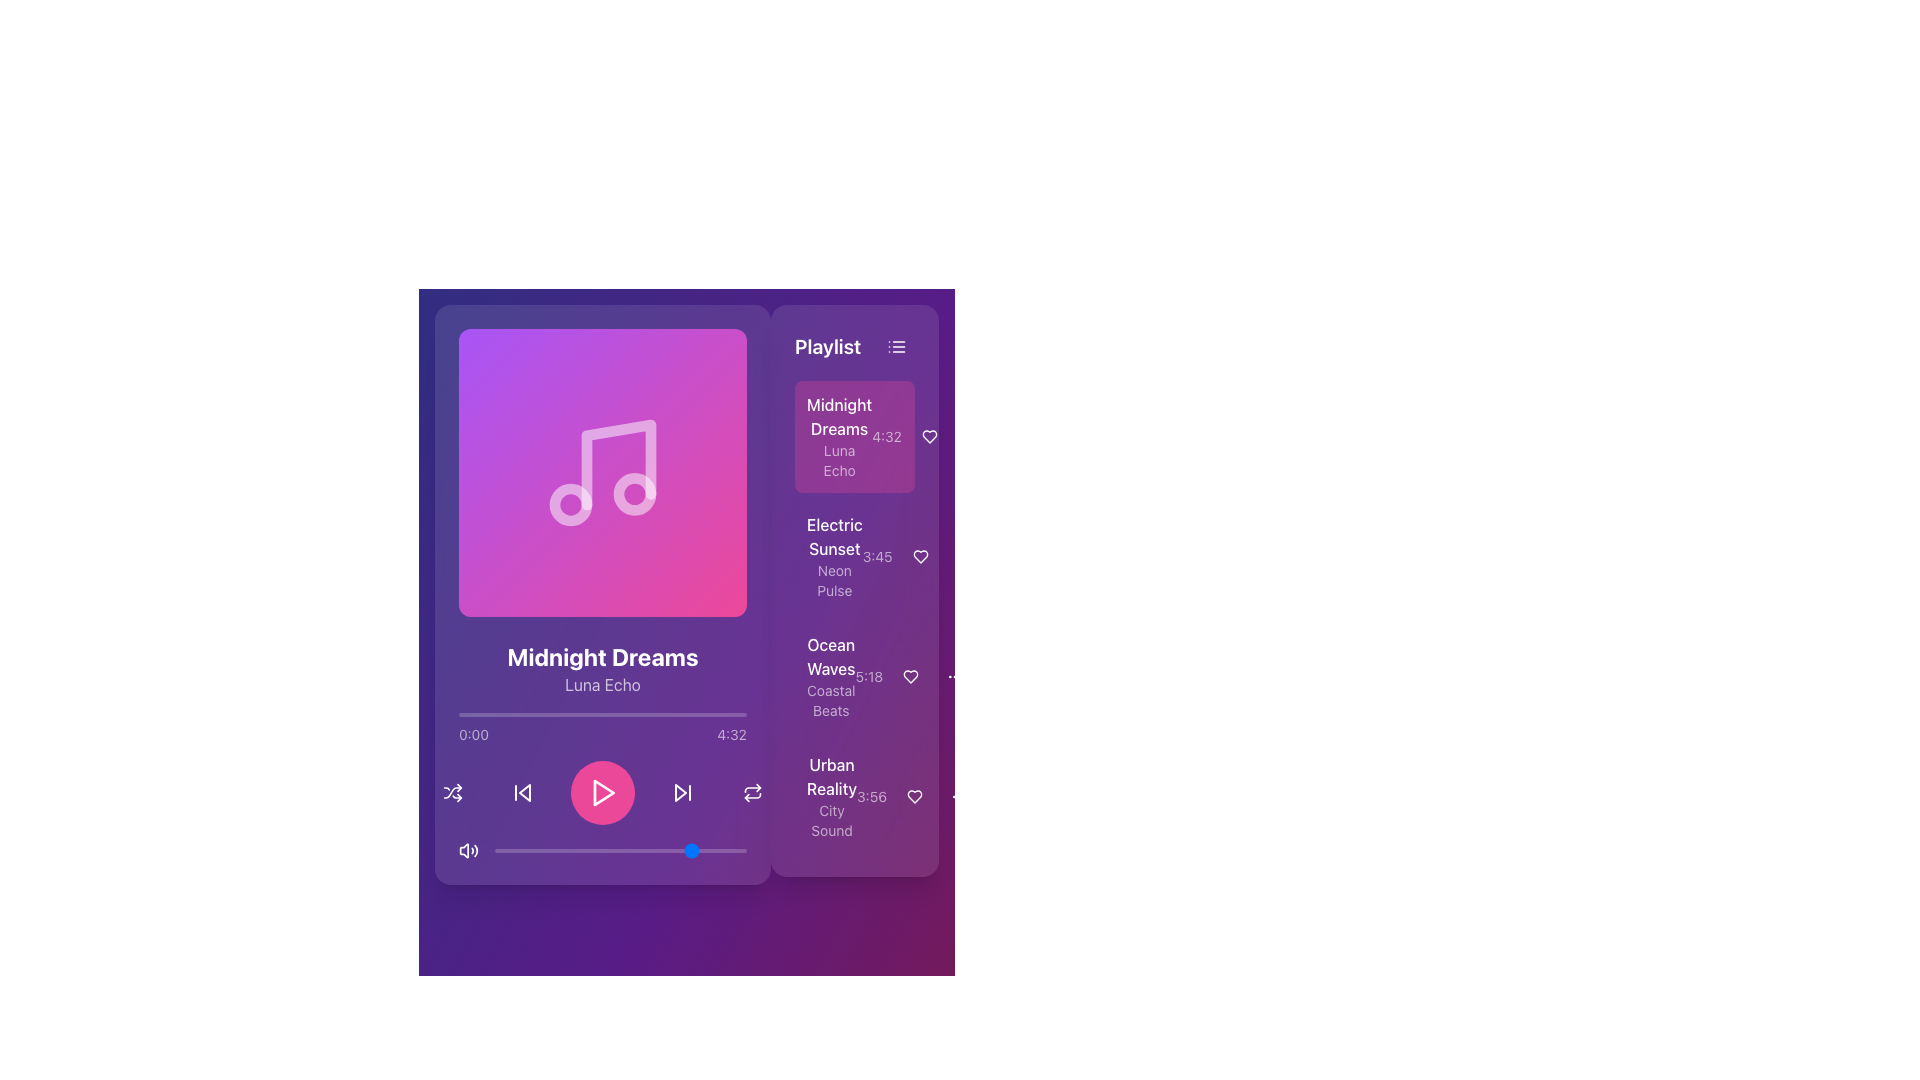 This screenshot has width=1920, height=1080. Describe the element at coordinates (682, 792) in the screenshot. I see `the 'skip forward' button in the music playback interface` at that location.